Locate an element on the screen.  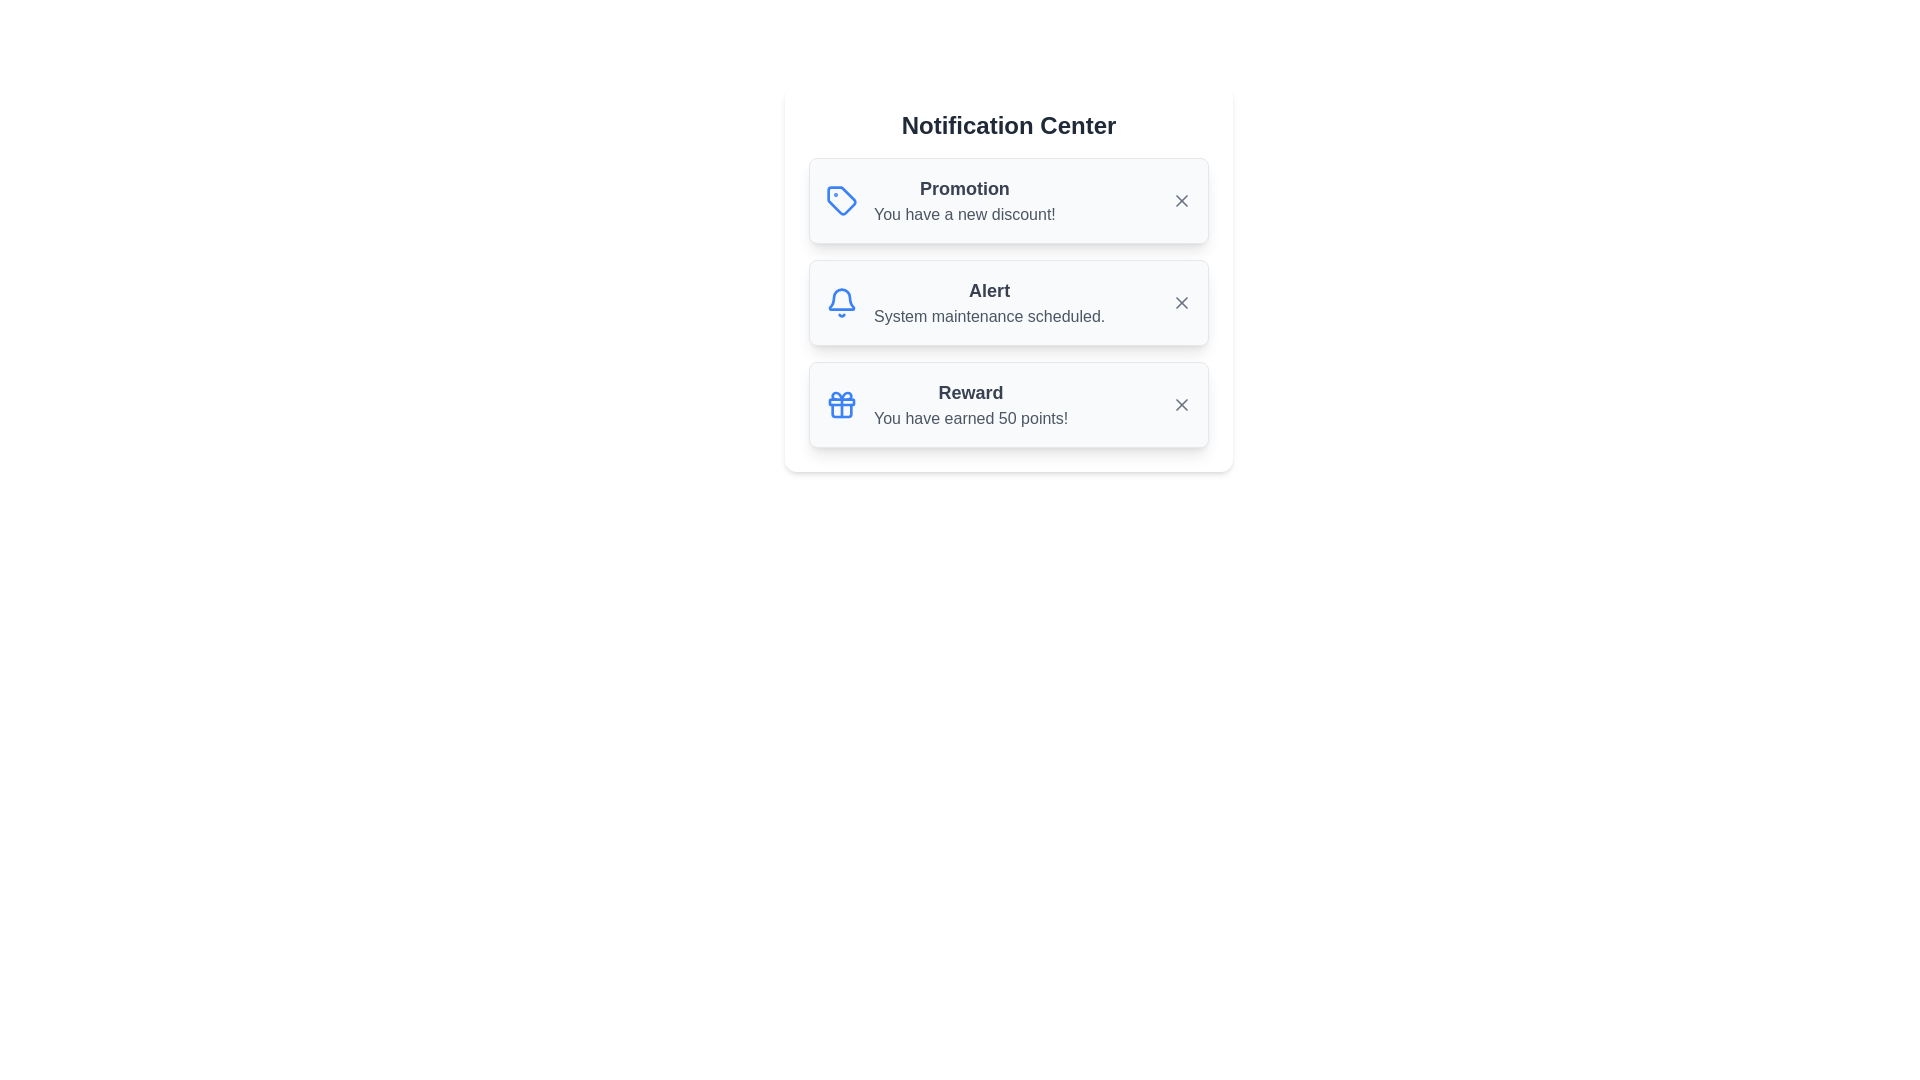
the notification alert icon located at the top right corner of the 'Alert' notification card, represented as an SVG element is located at coordinates (841, 299).